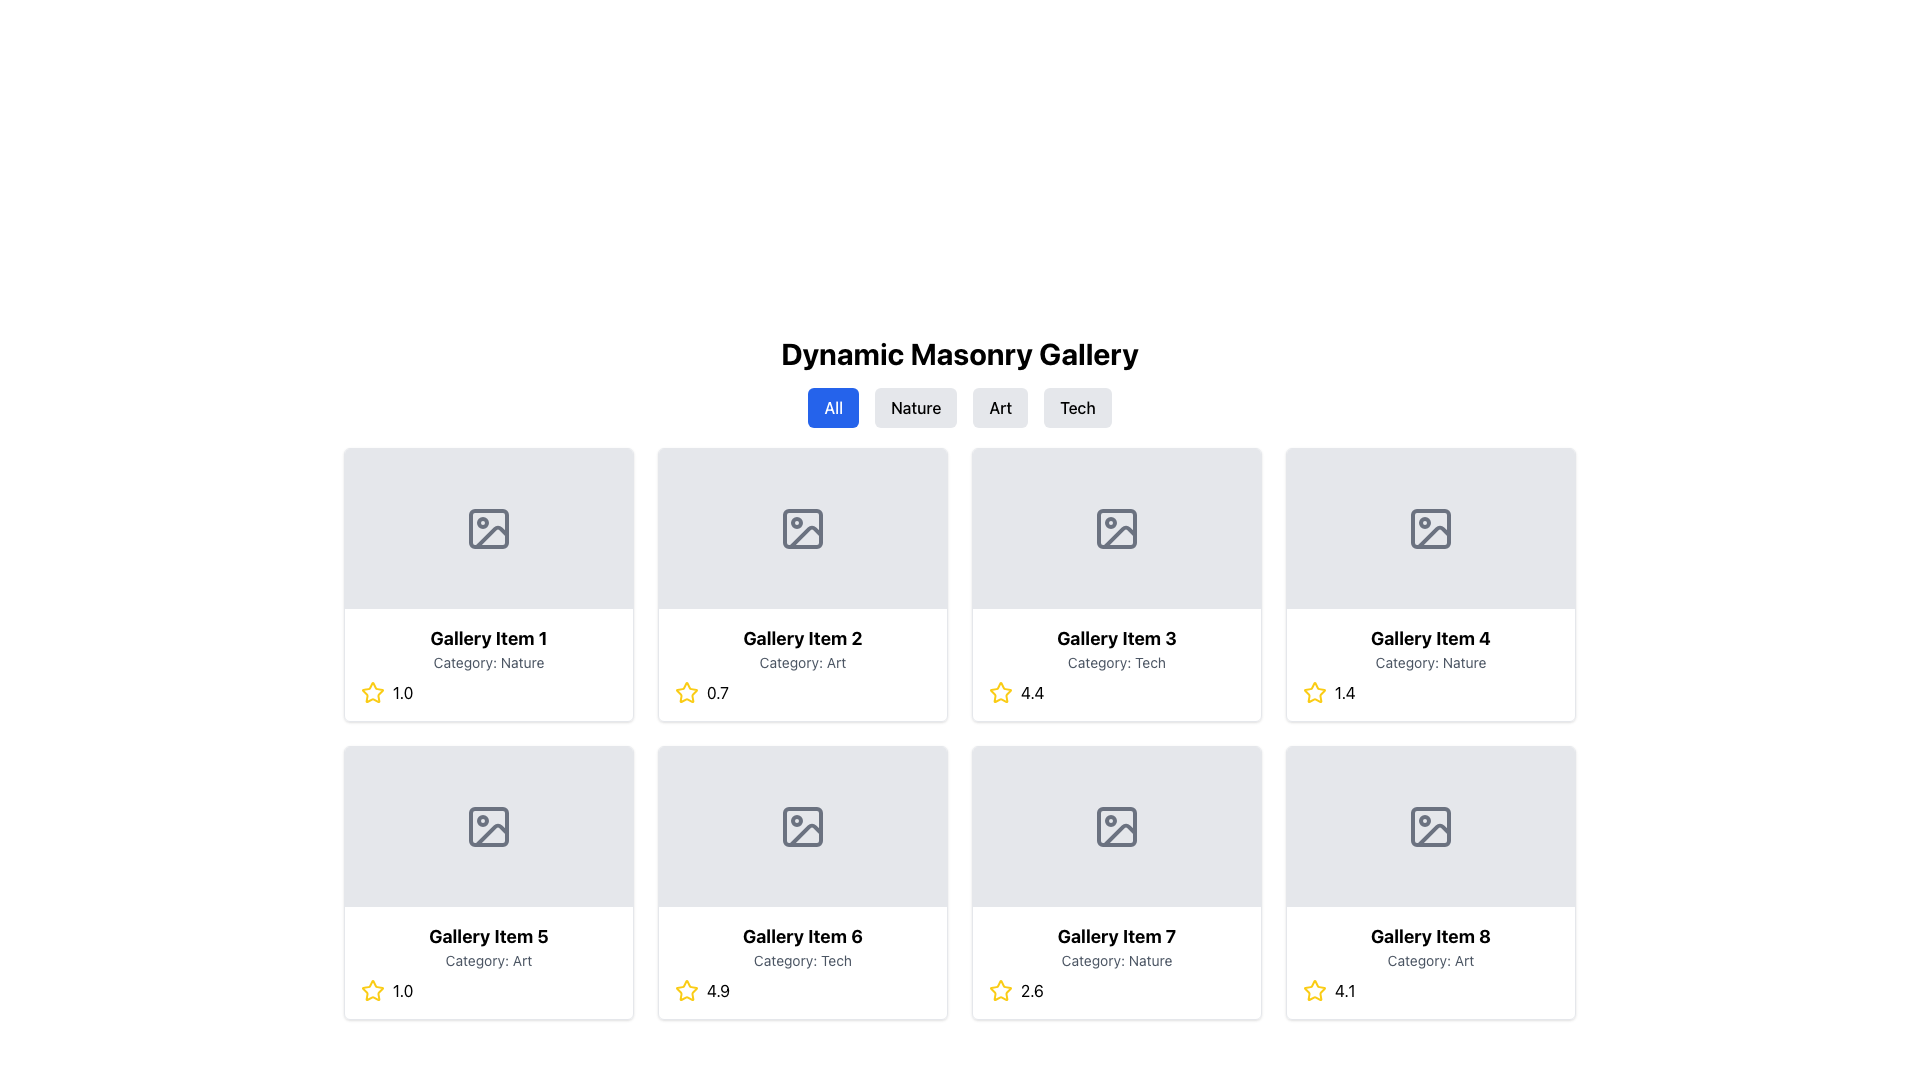 The height and width of the screenshot is (1080, 1920). Describe the element at coordinates (802, 826) in the screenshot. I see `the stylized SVG icon for 'Gallery Item 6', which is located in the second row, third column of the gallery layout, featuring a square with rounded corners and a small circle in the top left` at that location.